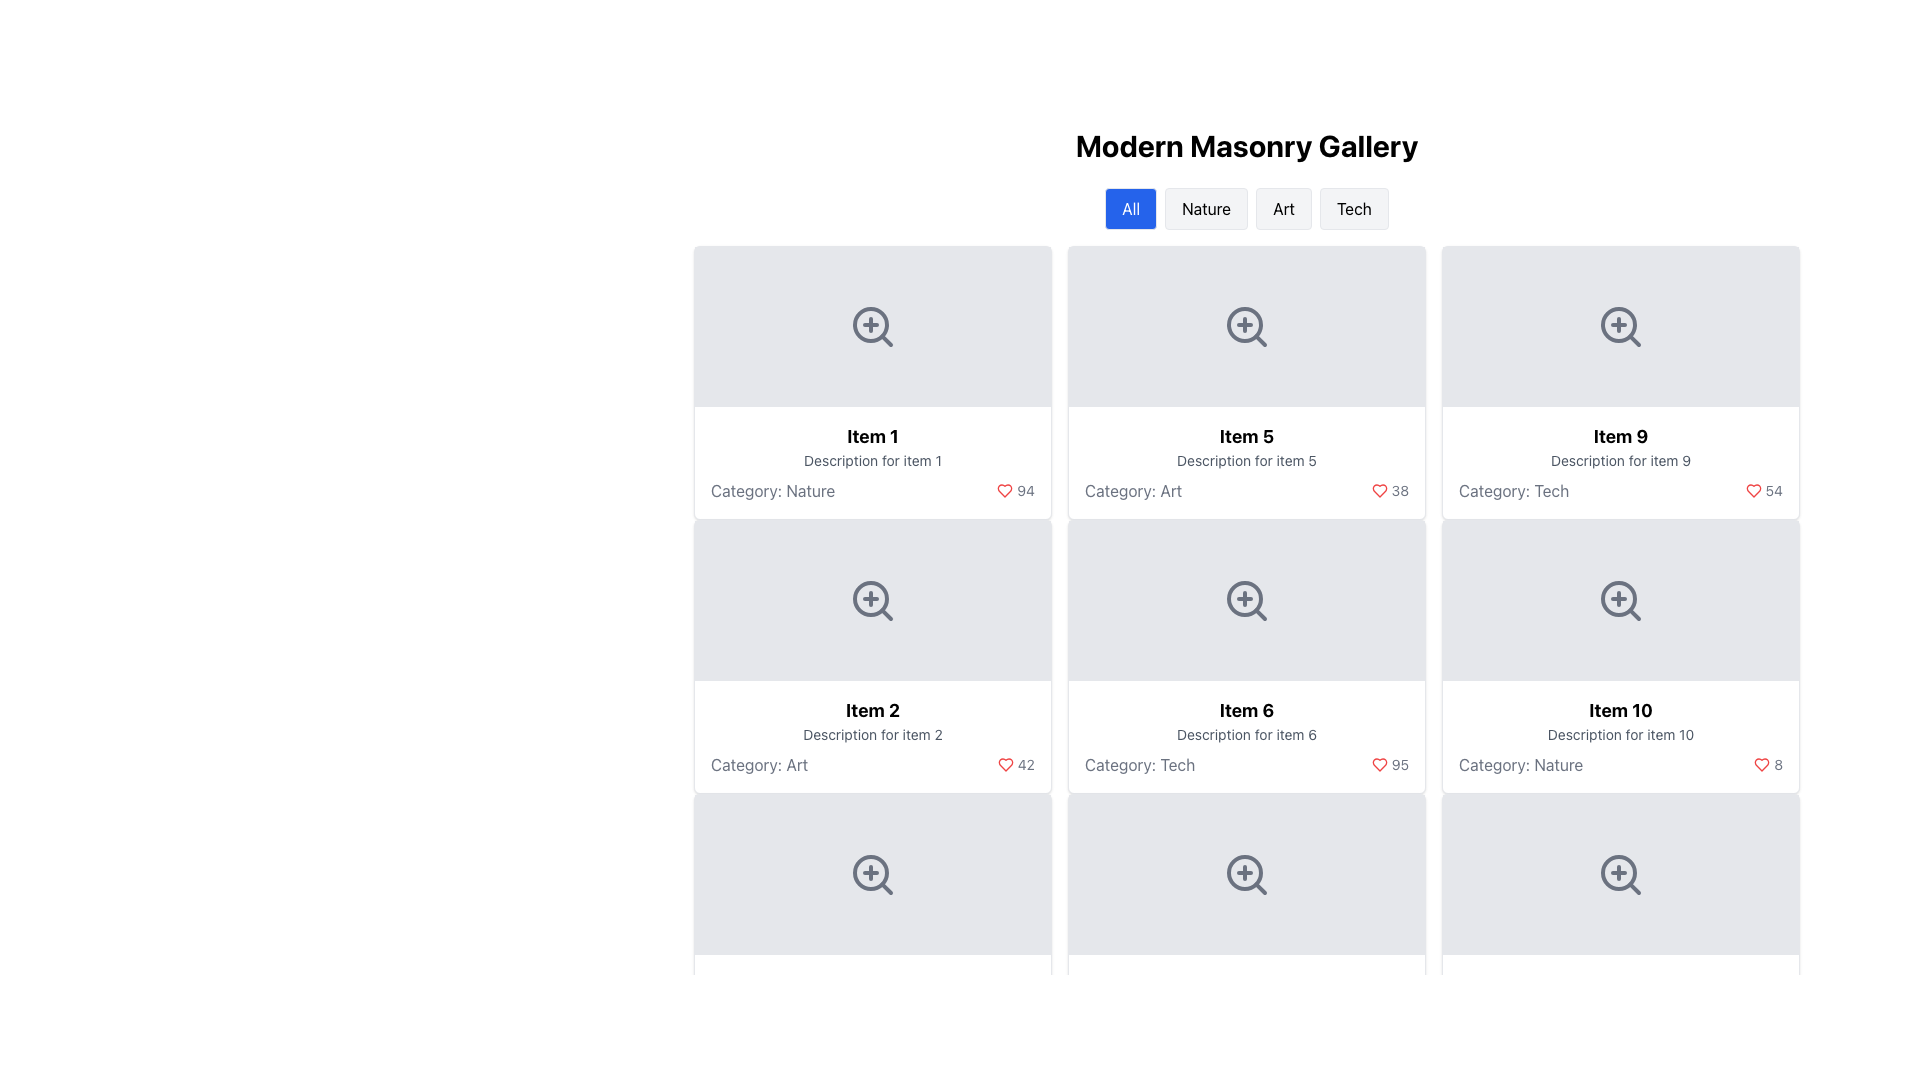 Image resolution: width=1920 pixels, height=1080 pixels. Describe the element at coordinates (1399, 764) in the screenshot. I see `displayed number '95' which is in a medium gray font, located at the bottom right of the card labeled 'Item 6', next to a red heart icon` at that location.